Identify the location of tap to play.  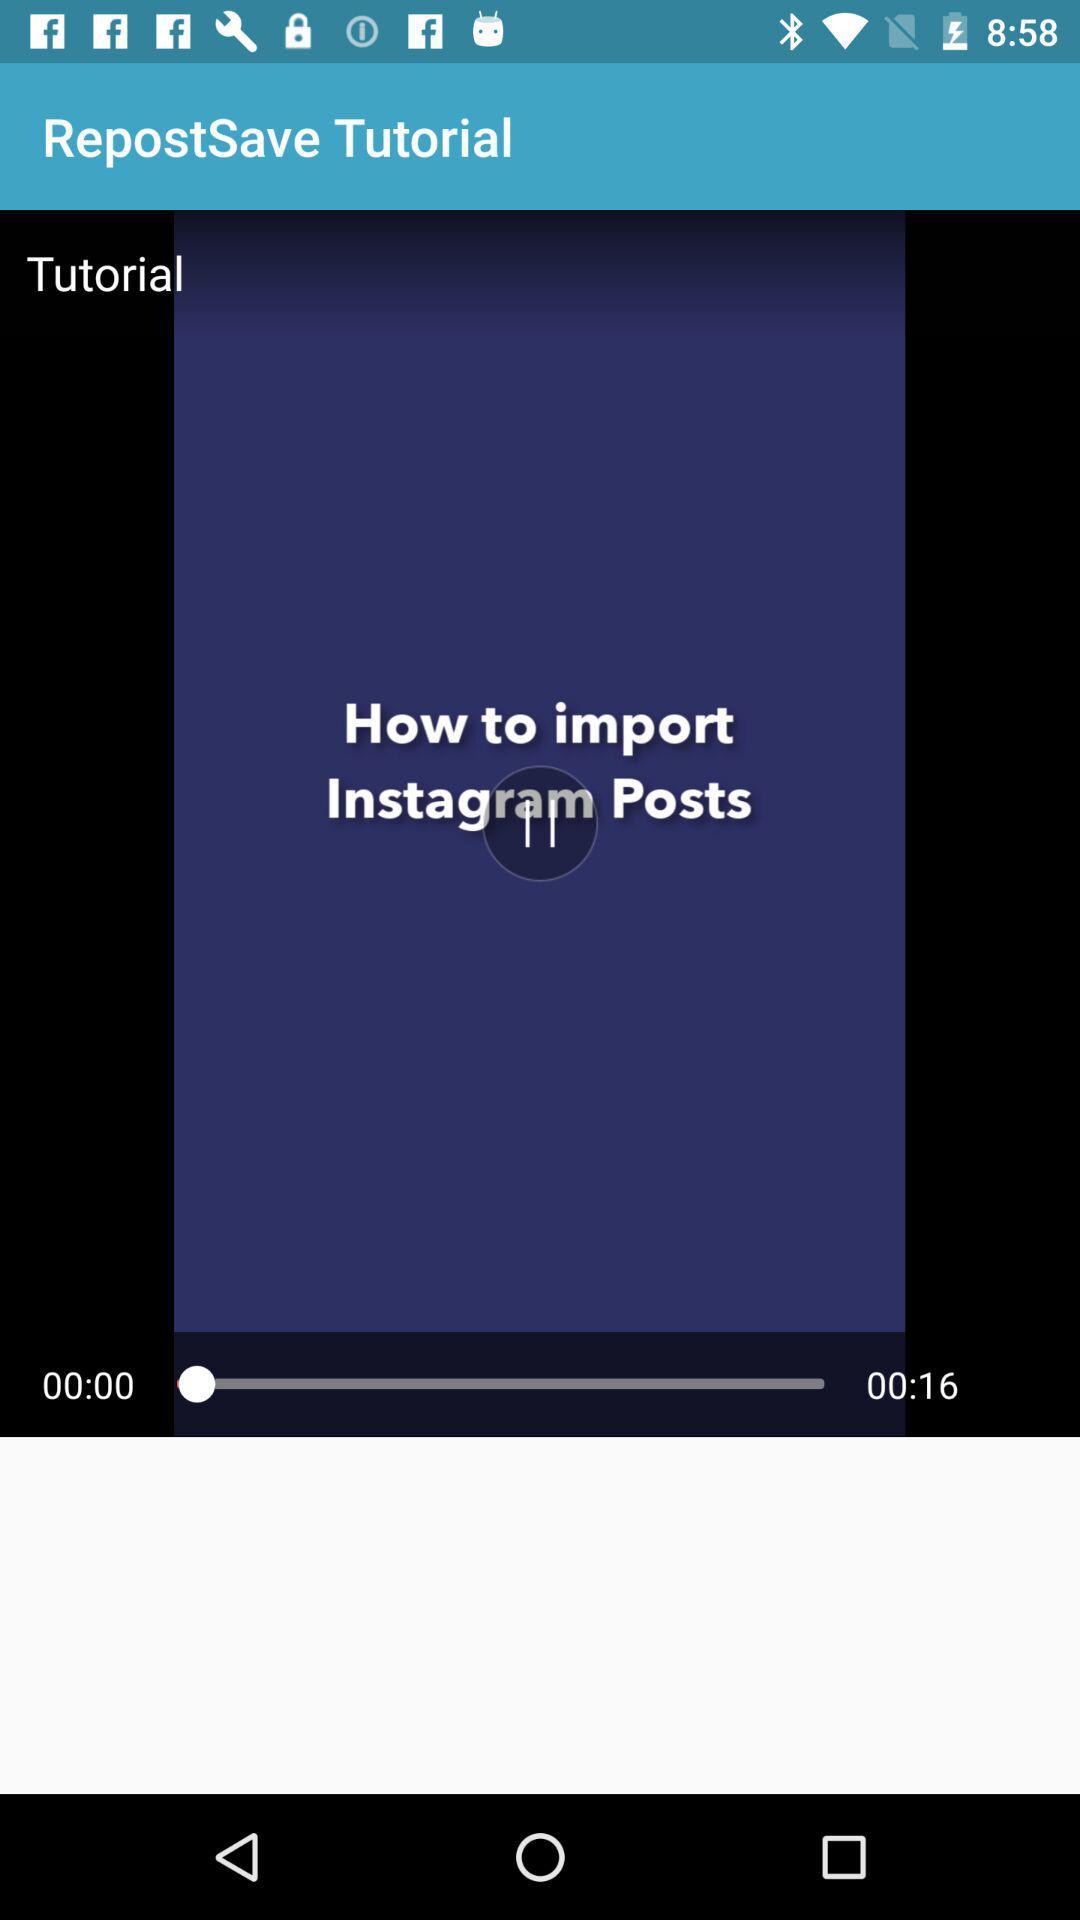
(540, 823).